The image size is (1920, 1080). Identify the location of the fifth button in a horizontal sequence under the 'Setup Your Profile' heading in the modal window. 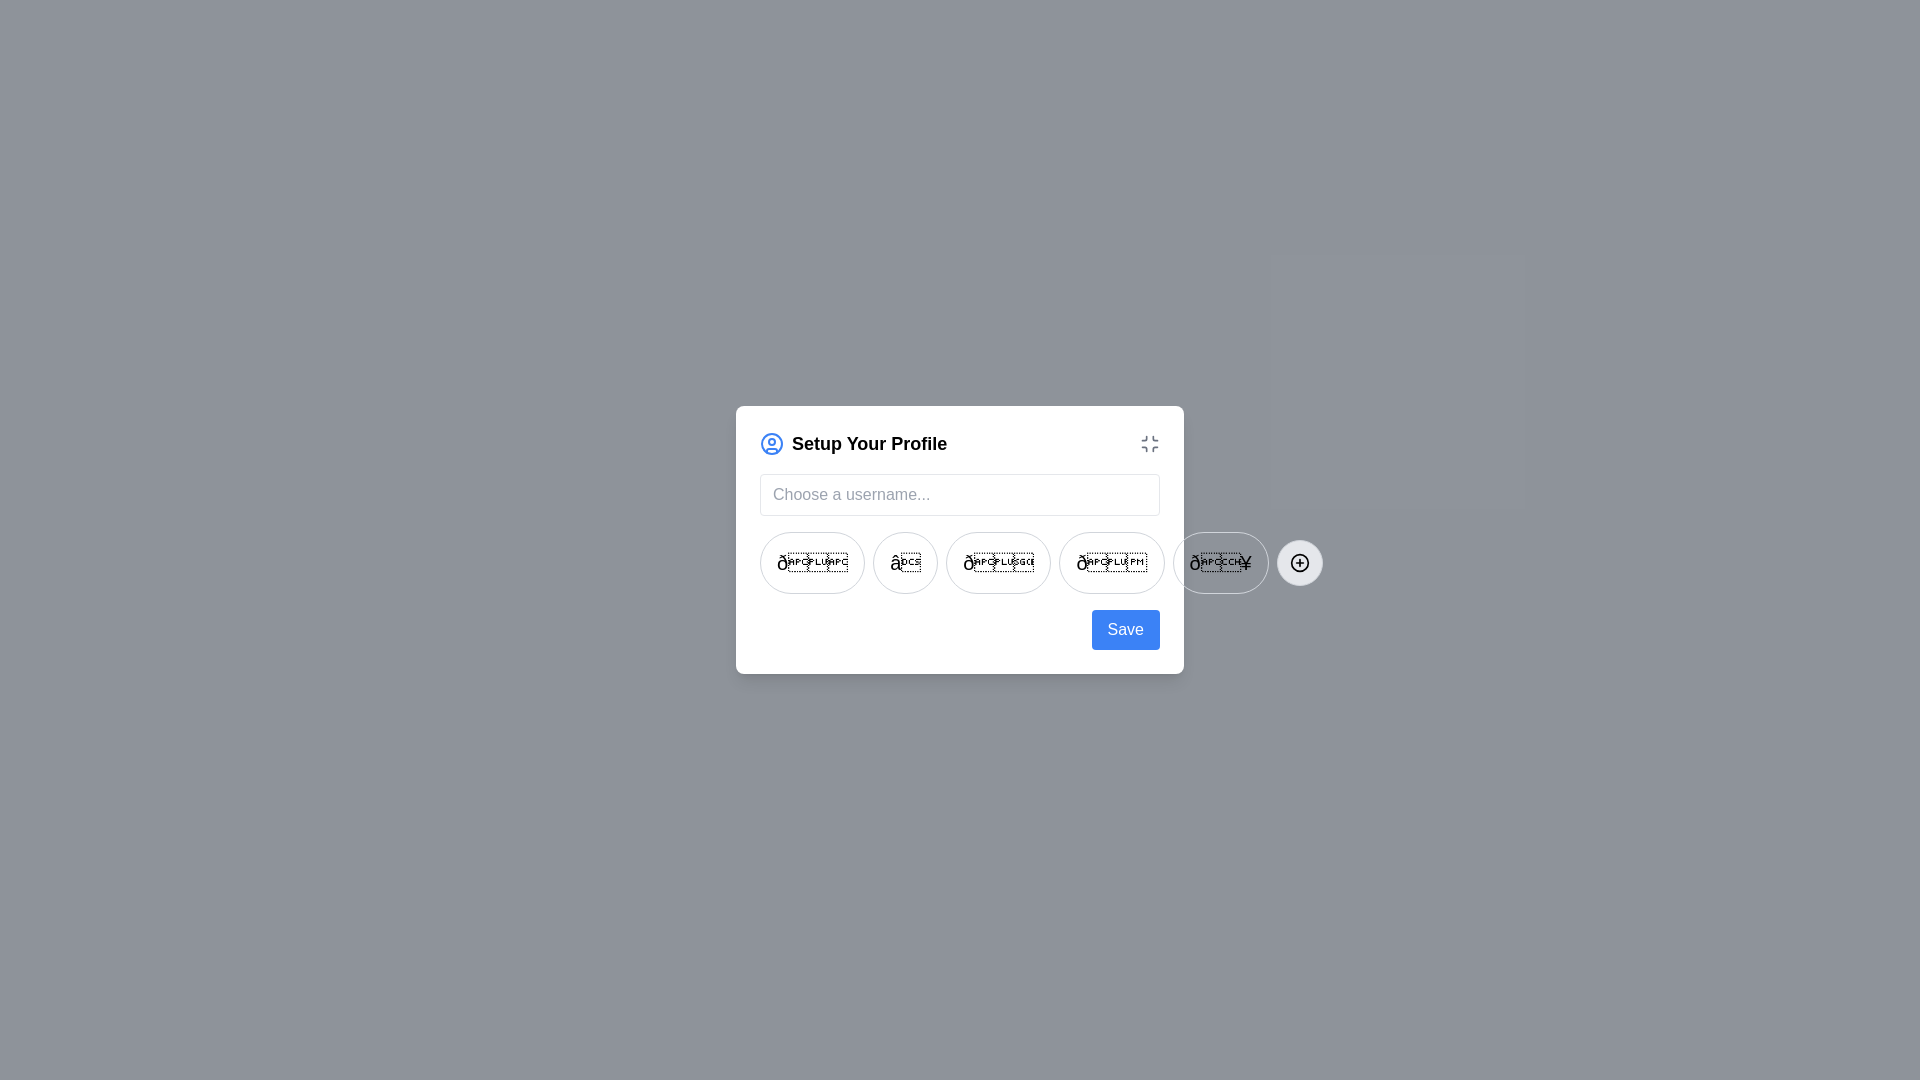
(1219, 563).